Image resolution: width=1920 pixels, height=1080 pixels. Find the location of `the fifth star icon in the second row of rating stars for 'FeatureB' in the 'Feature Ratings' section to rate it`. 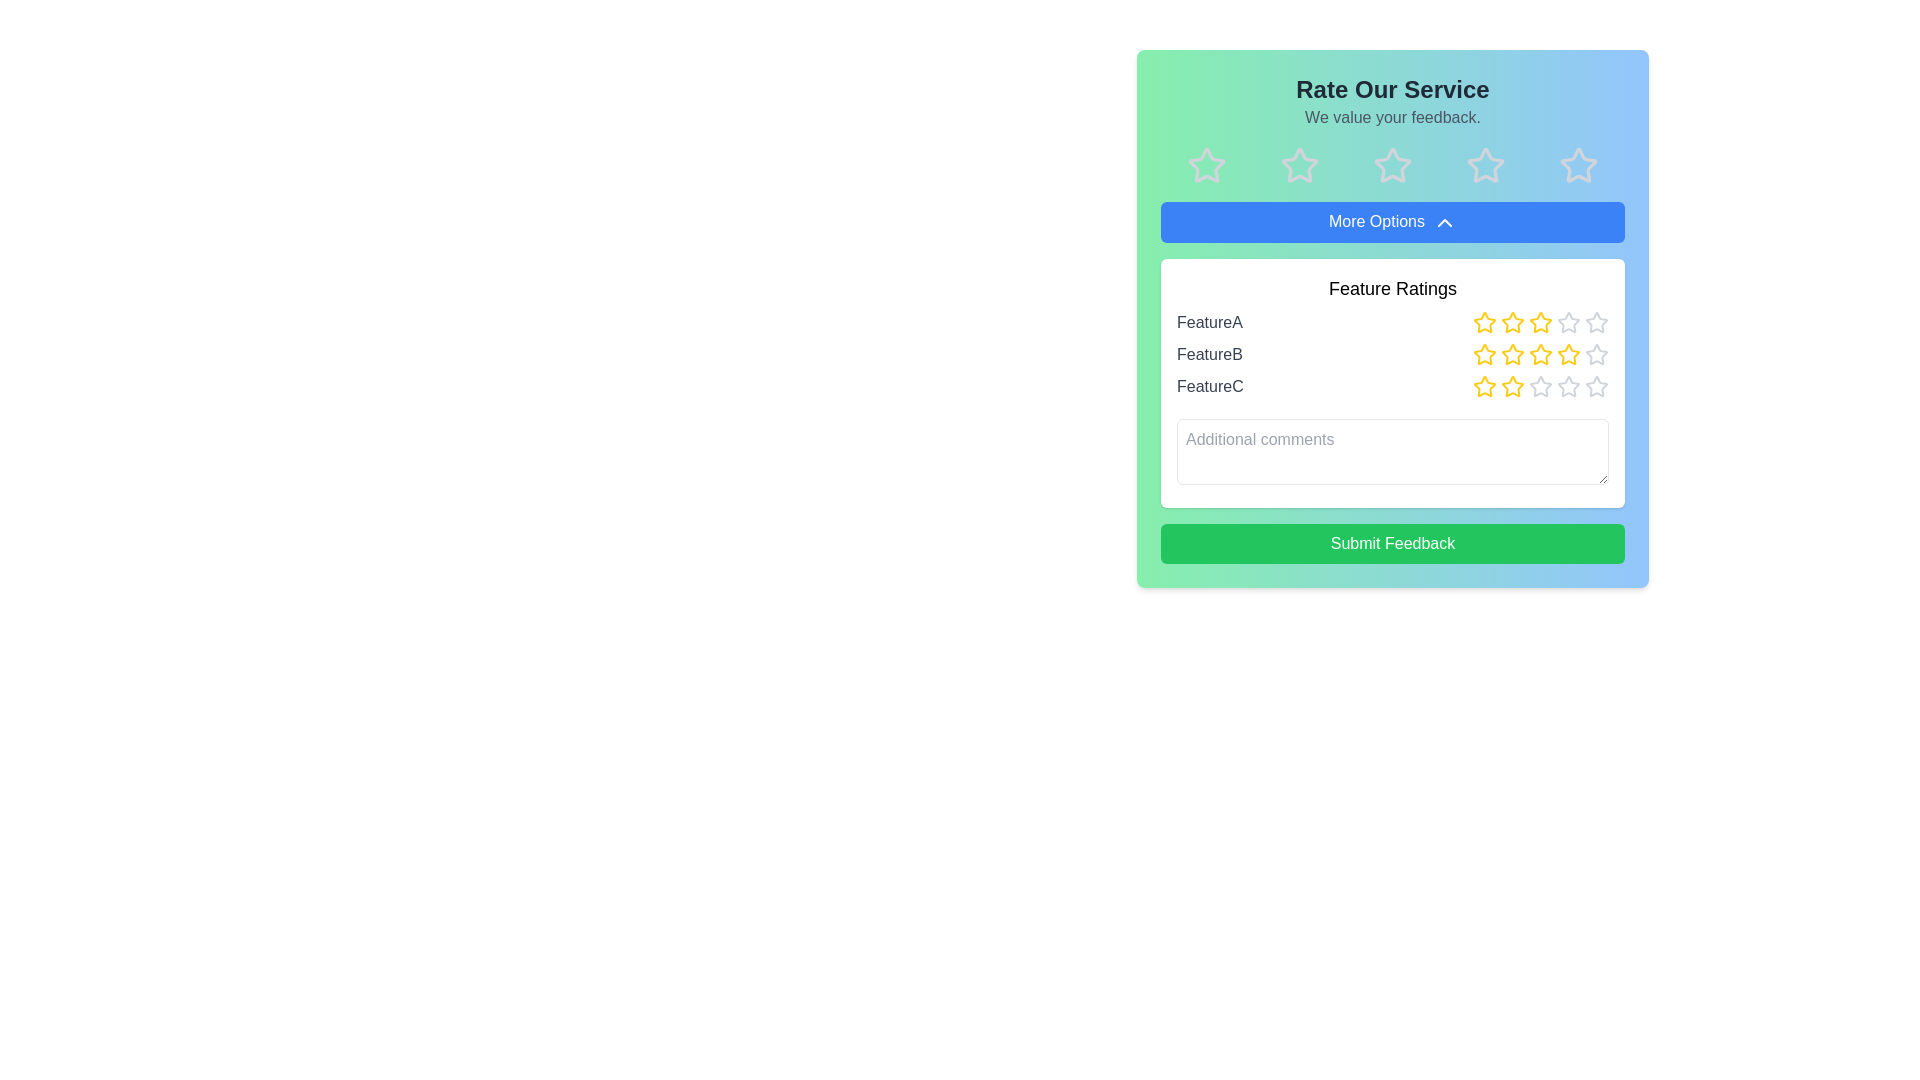

the fifth star icon in the second row of rating stars for 'FeatureB' in the 'Feature Ratings' section to rate it is located at coordinates (1595, 353).